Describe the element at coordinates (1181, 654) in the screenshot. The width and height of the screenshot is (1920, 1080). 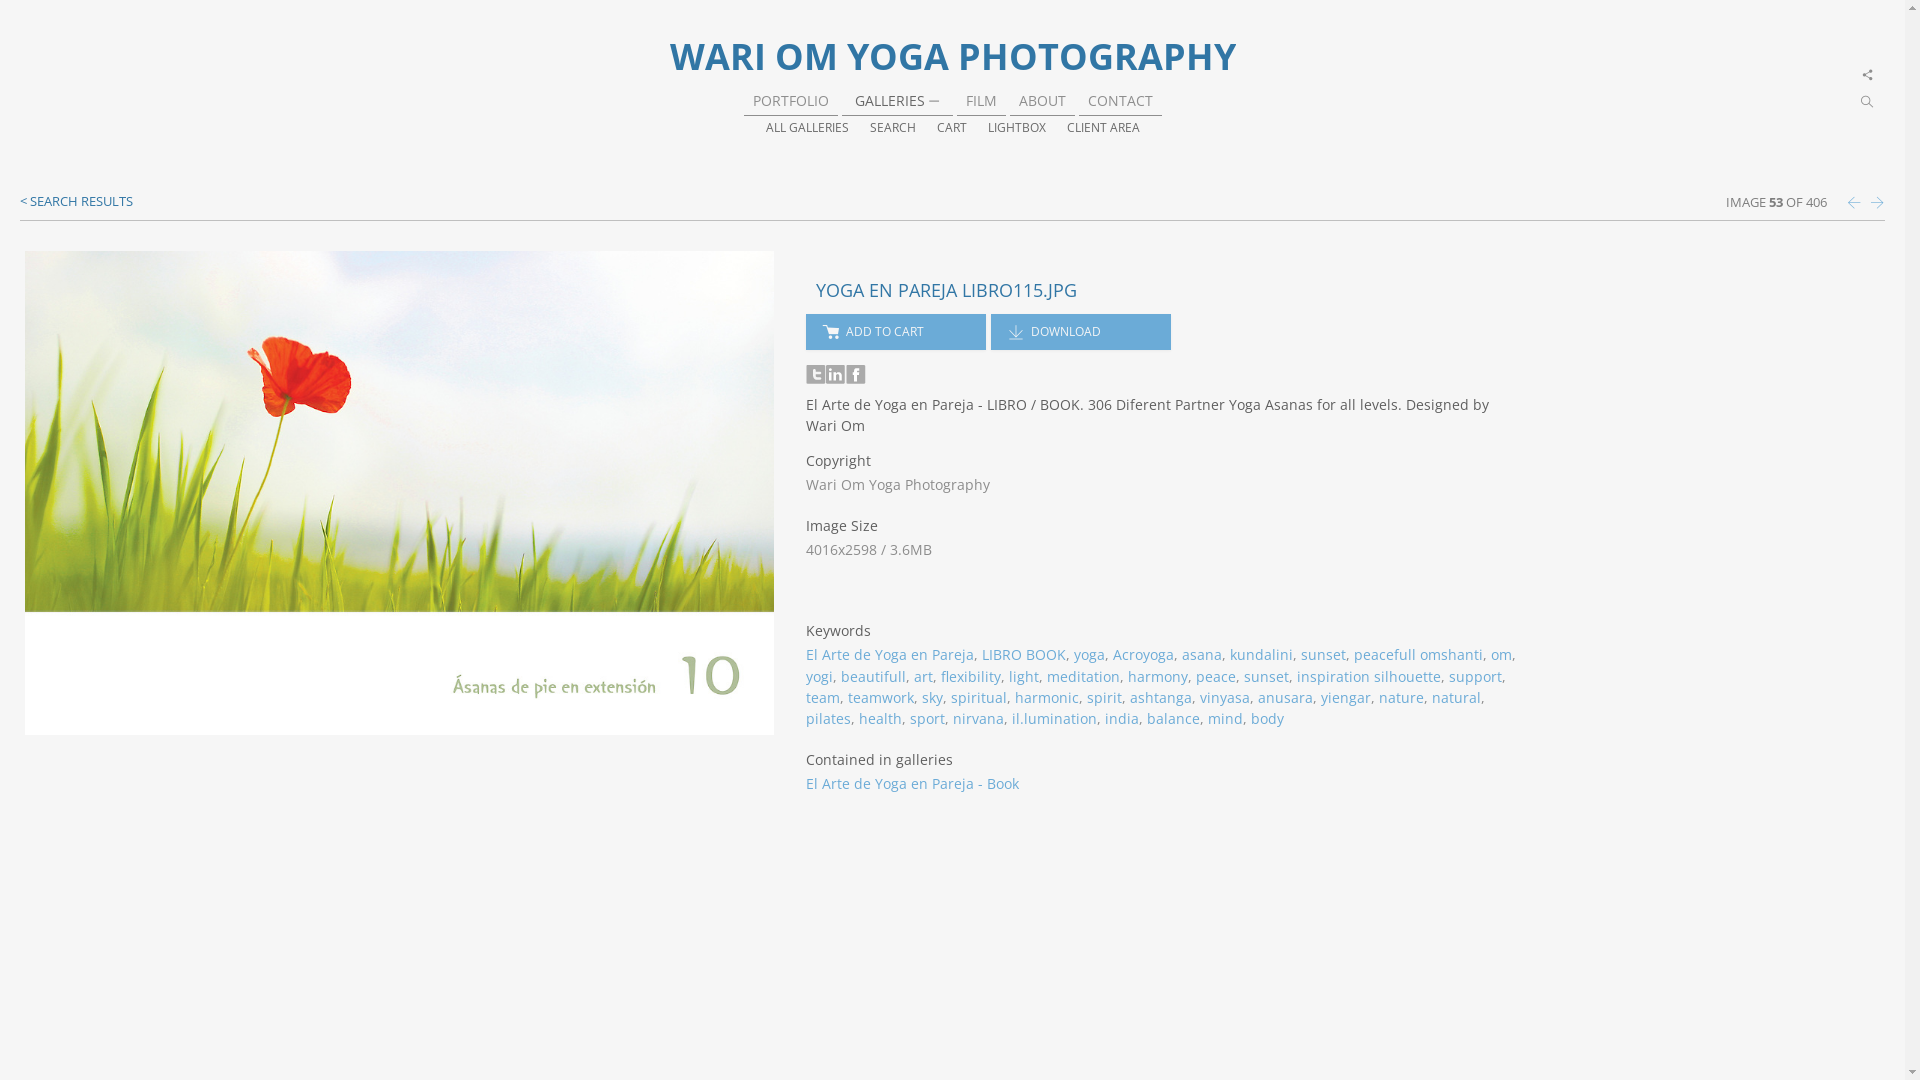
I see `'asana'` at that location.